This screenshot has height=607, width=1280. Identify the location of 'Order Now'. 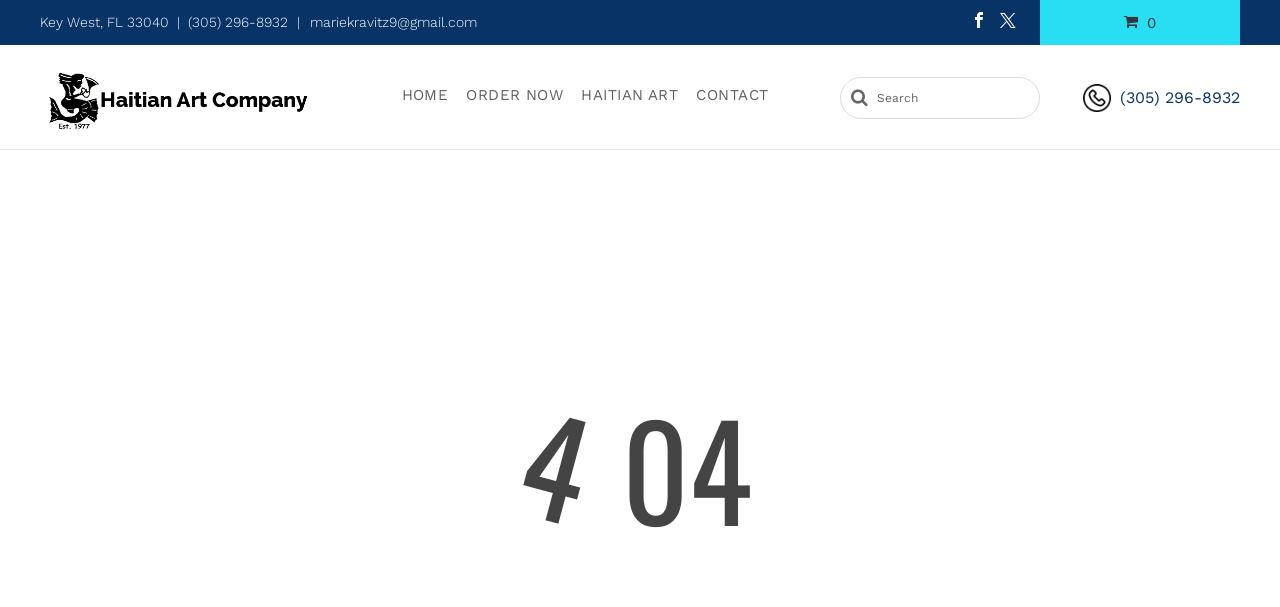
(514, 94).